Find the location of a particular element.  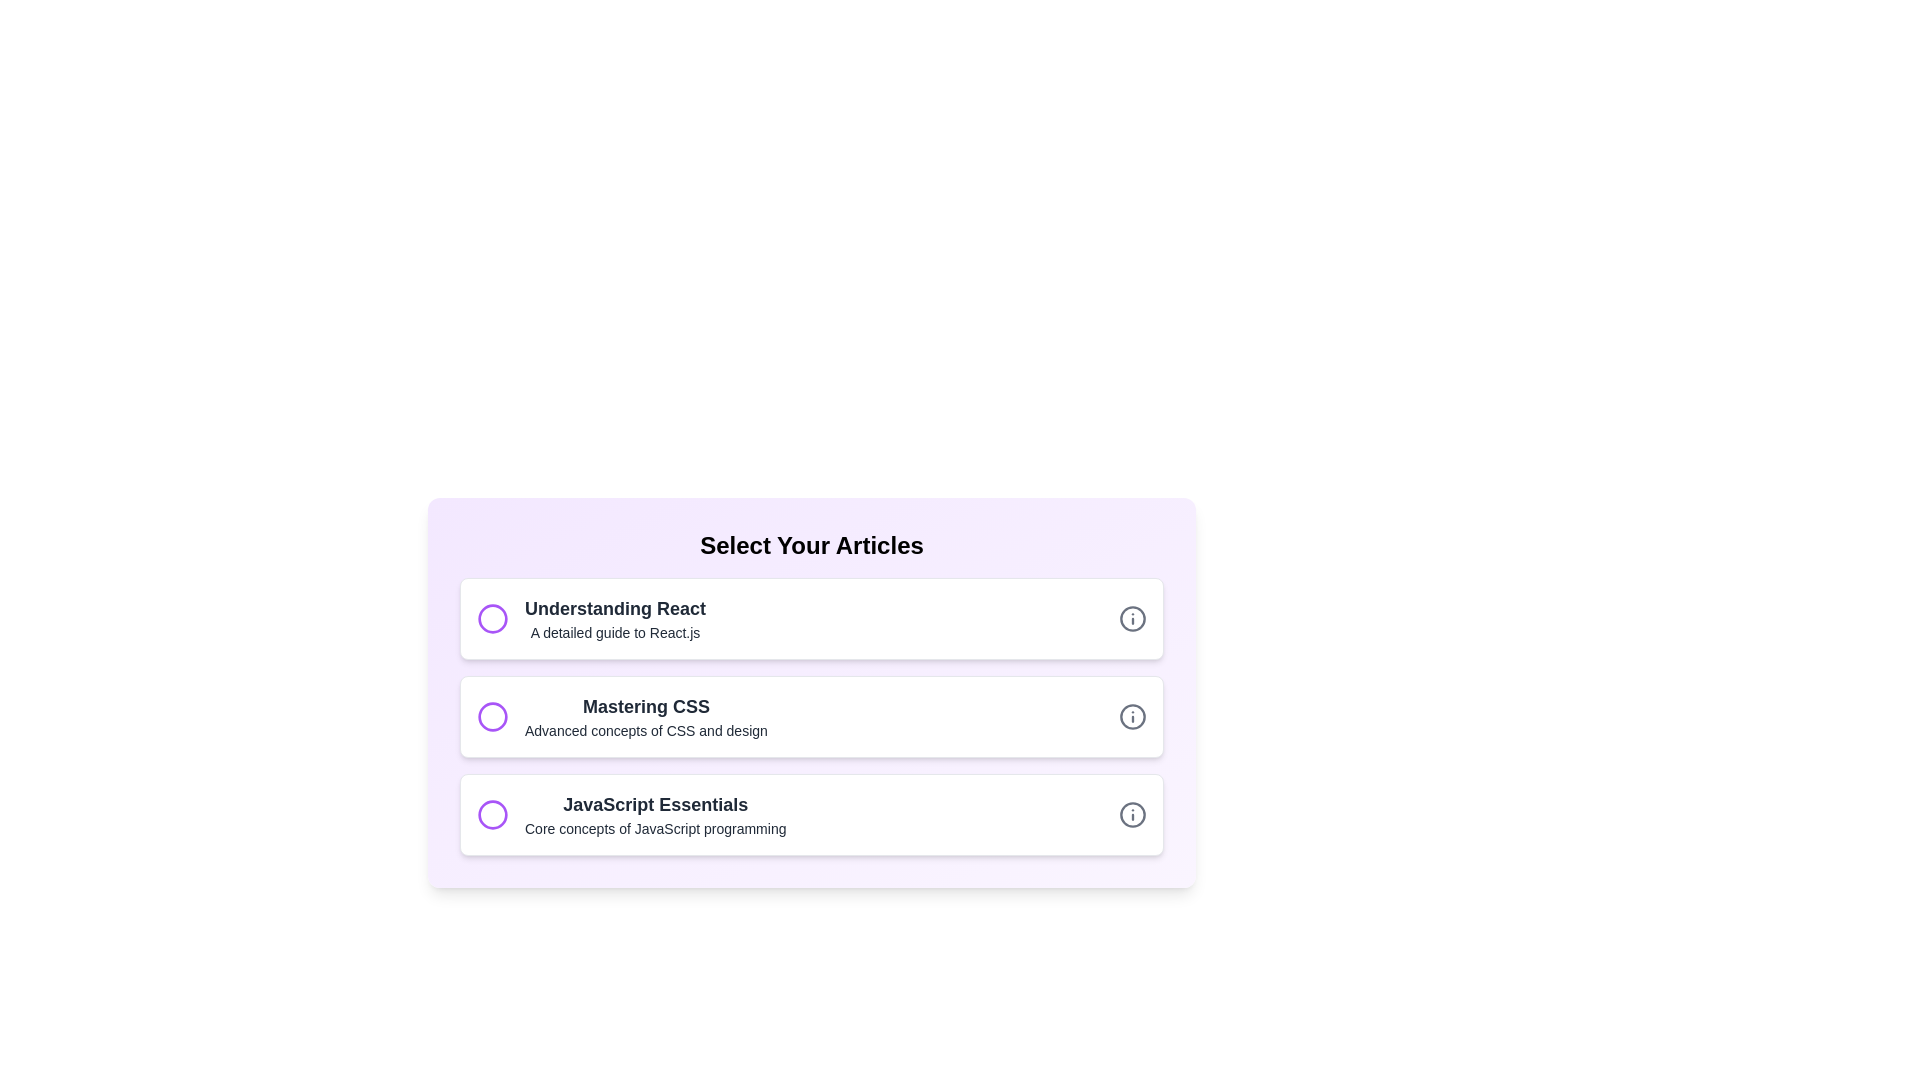

the title and description of the article with title JavaScript Essentials is located at coordinates (811, 814).